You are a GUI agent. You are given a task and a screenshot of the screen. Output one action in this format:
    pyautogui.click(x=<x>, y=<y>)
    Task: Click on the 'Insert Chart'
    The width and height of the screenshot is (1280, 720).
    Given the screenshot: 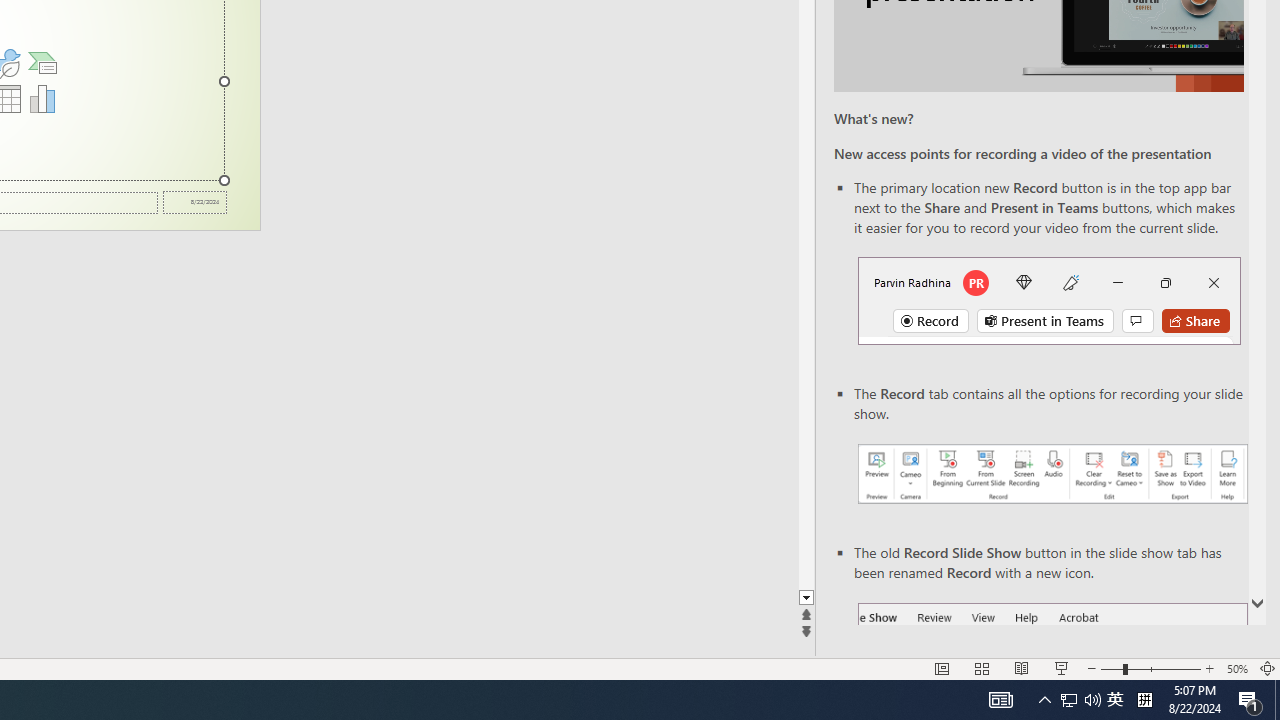 What is the action you would take?
    pyautogui.click(x=42, y=99)
    